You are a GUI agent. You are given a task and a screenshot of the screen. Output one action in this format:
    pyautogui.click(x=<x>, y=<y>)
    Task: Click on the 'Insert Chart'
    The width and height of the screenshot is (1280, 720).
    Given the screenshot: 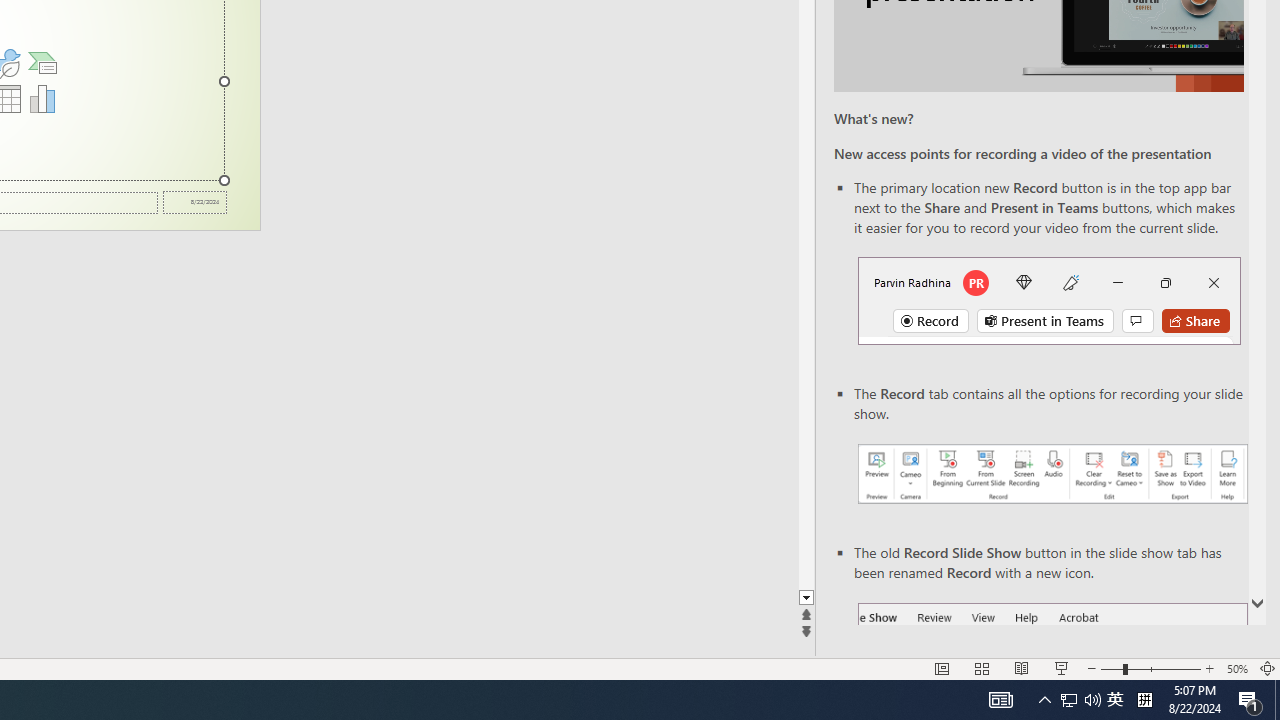 What is the action you would take?
    pyautogui.click(x=42, y=99)
    